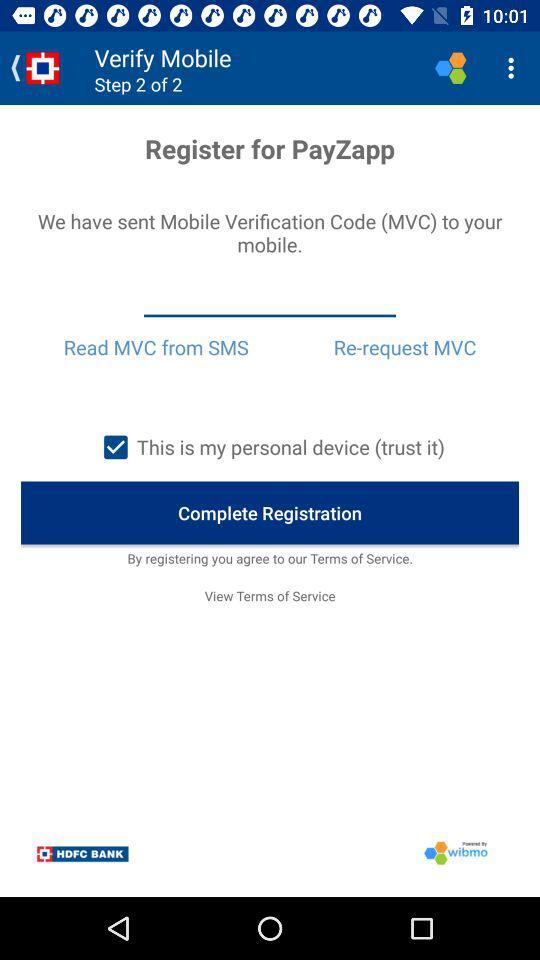  What do you see at coordinates (513, 68) in the screenshot?
I see `the item above the register for payzapp item` at bounding box center [513, 68].